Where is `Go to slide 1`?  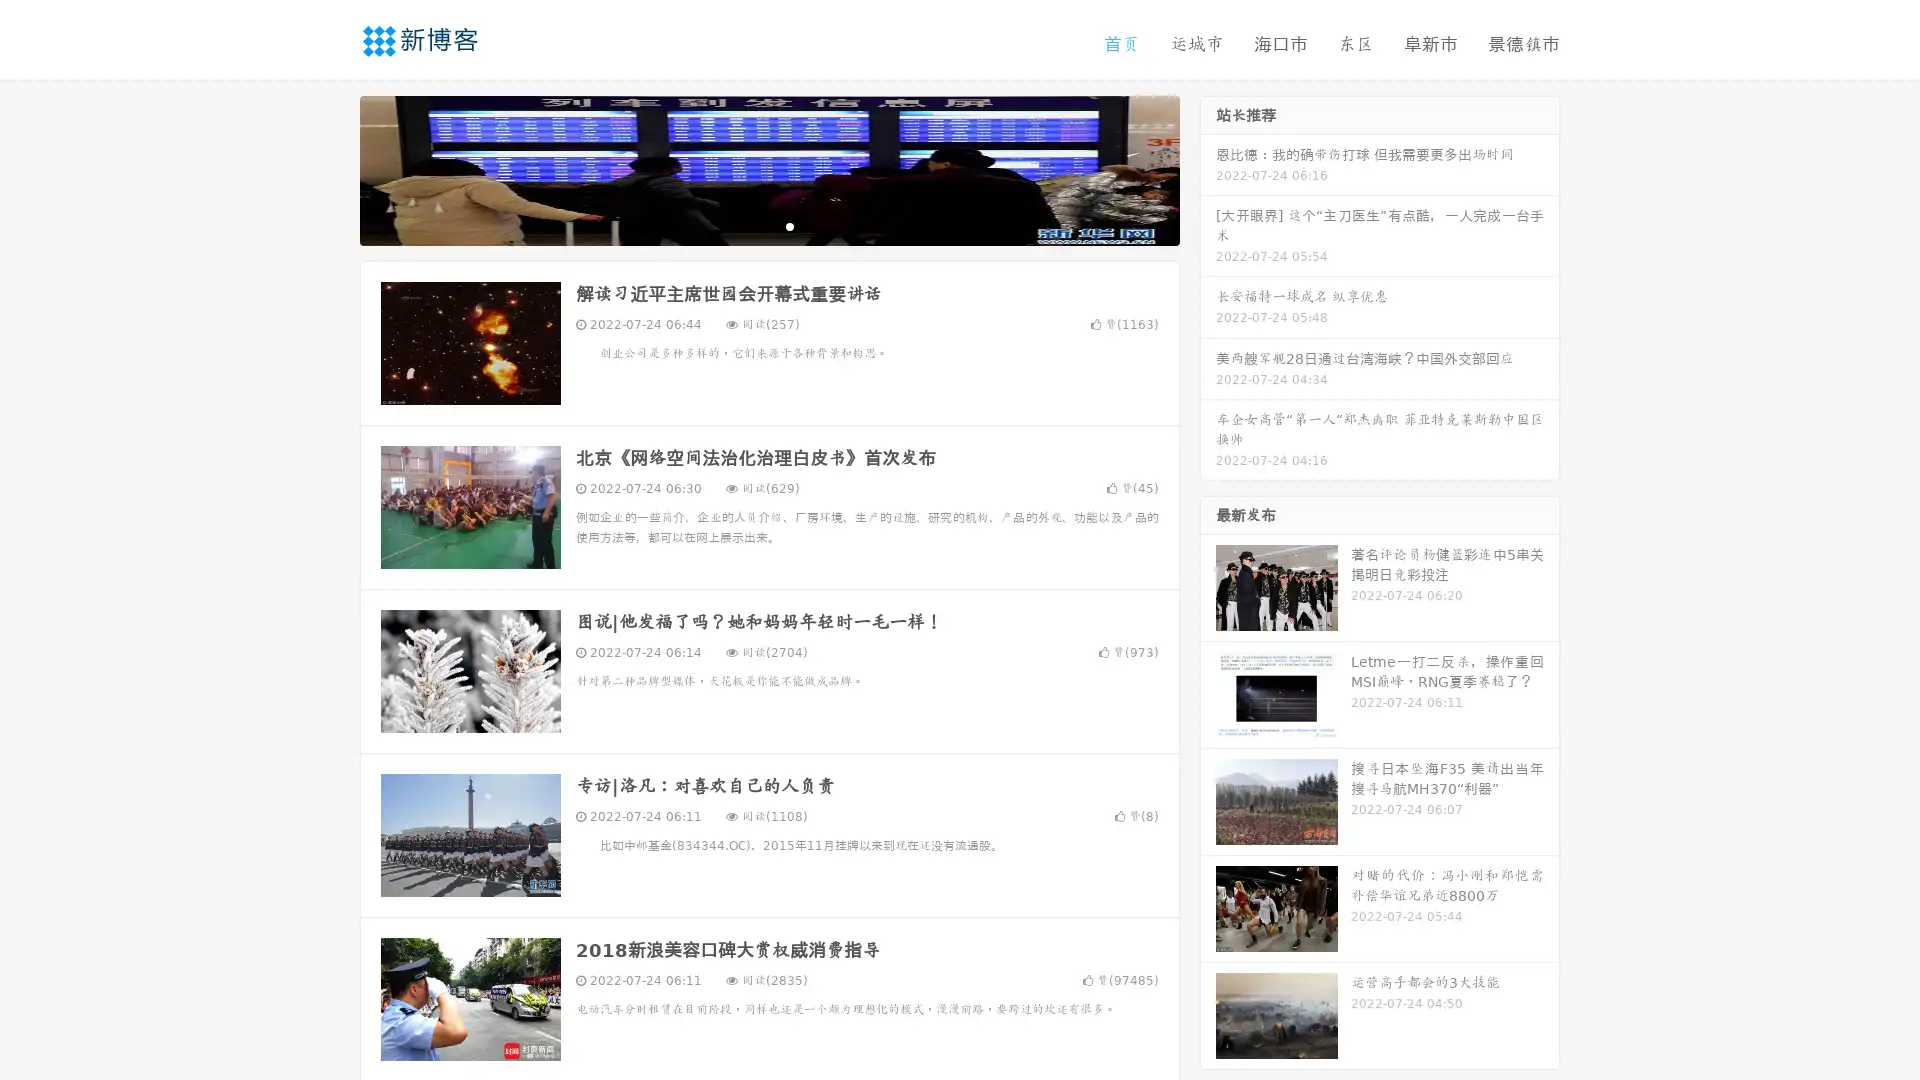
Go to slide 1 is located at coordinates (748, 225).